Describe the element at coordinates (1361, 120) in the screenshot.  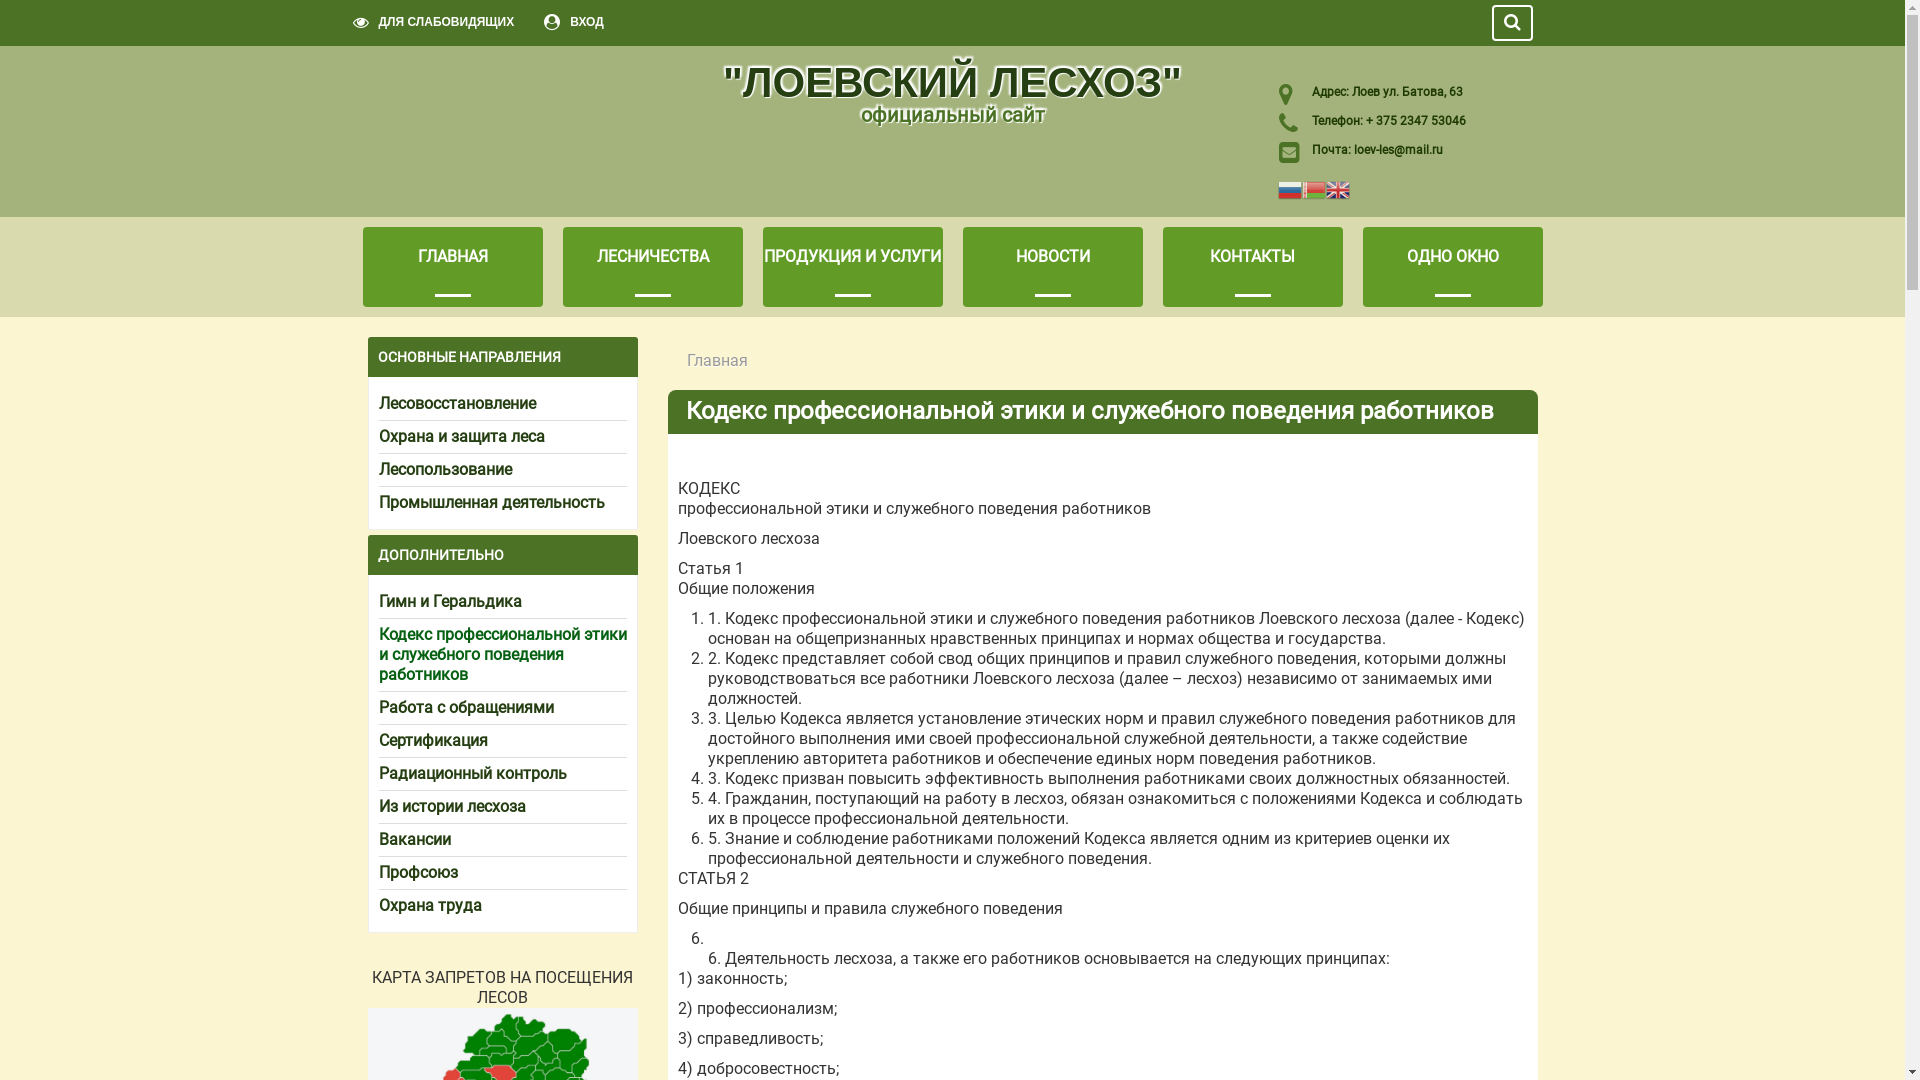
I see `'+ 375 2347 53046'` at that location.